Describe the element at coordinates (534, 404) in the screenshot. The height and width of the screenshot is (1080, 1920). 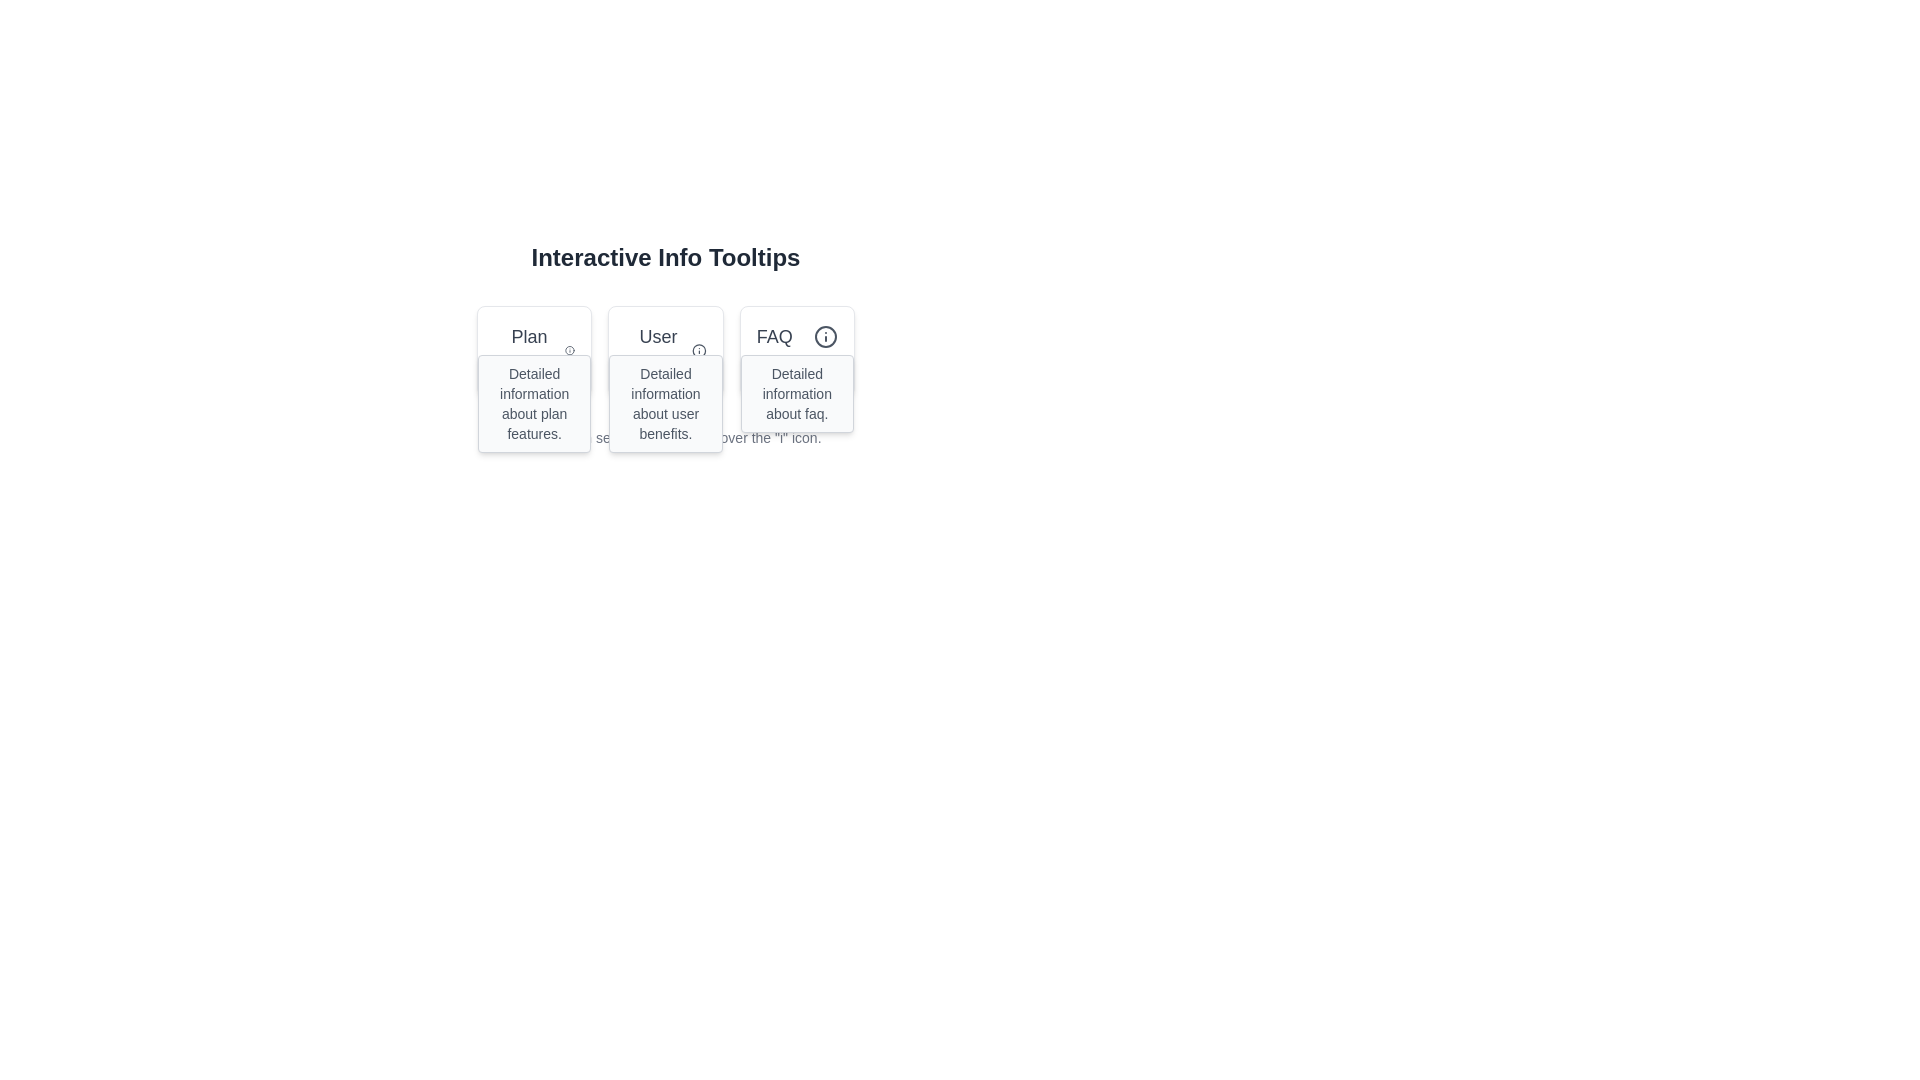
I see `text from the tooltip's text label that contains the information about plan features, which is styled in a smaller font size and medium gray color` at that location.